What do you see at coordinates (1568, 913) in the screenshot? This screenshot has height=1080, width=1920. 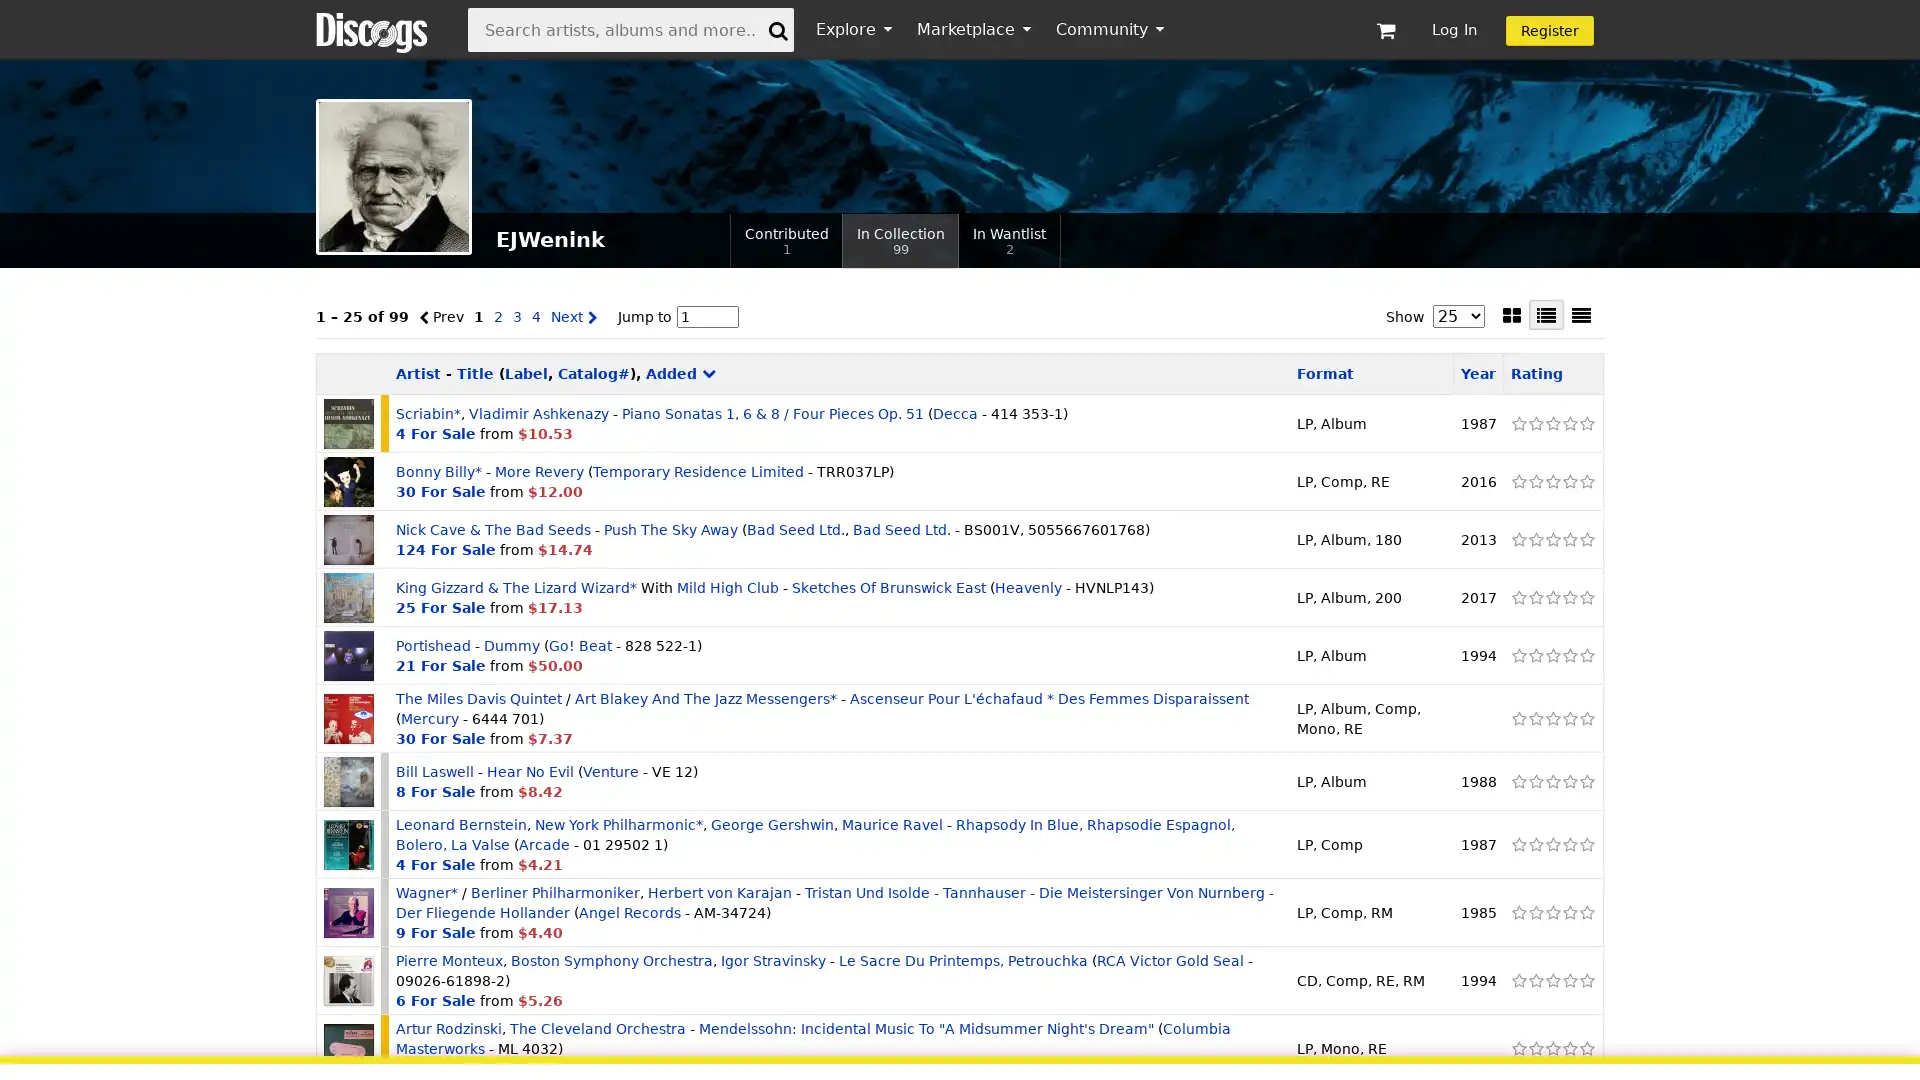 I see `Rate this release 4 stars.` at bounding box center [1568, 913].